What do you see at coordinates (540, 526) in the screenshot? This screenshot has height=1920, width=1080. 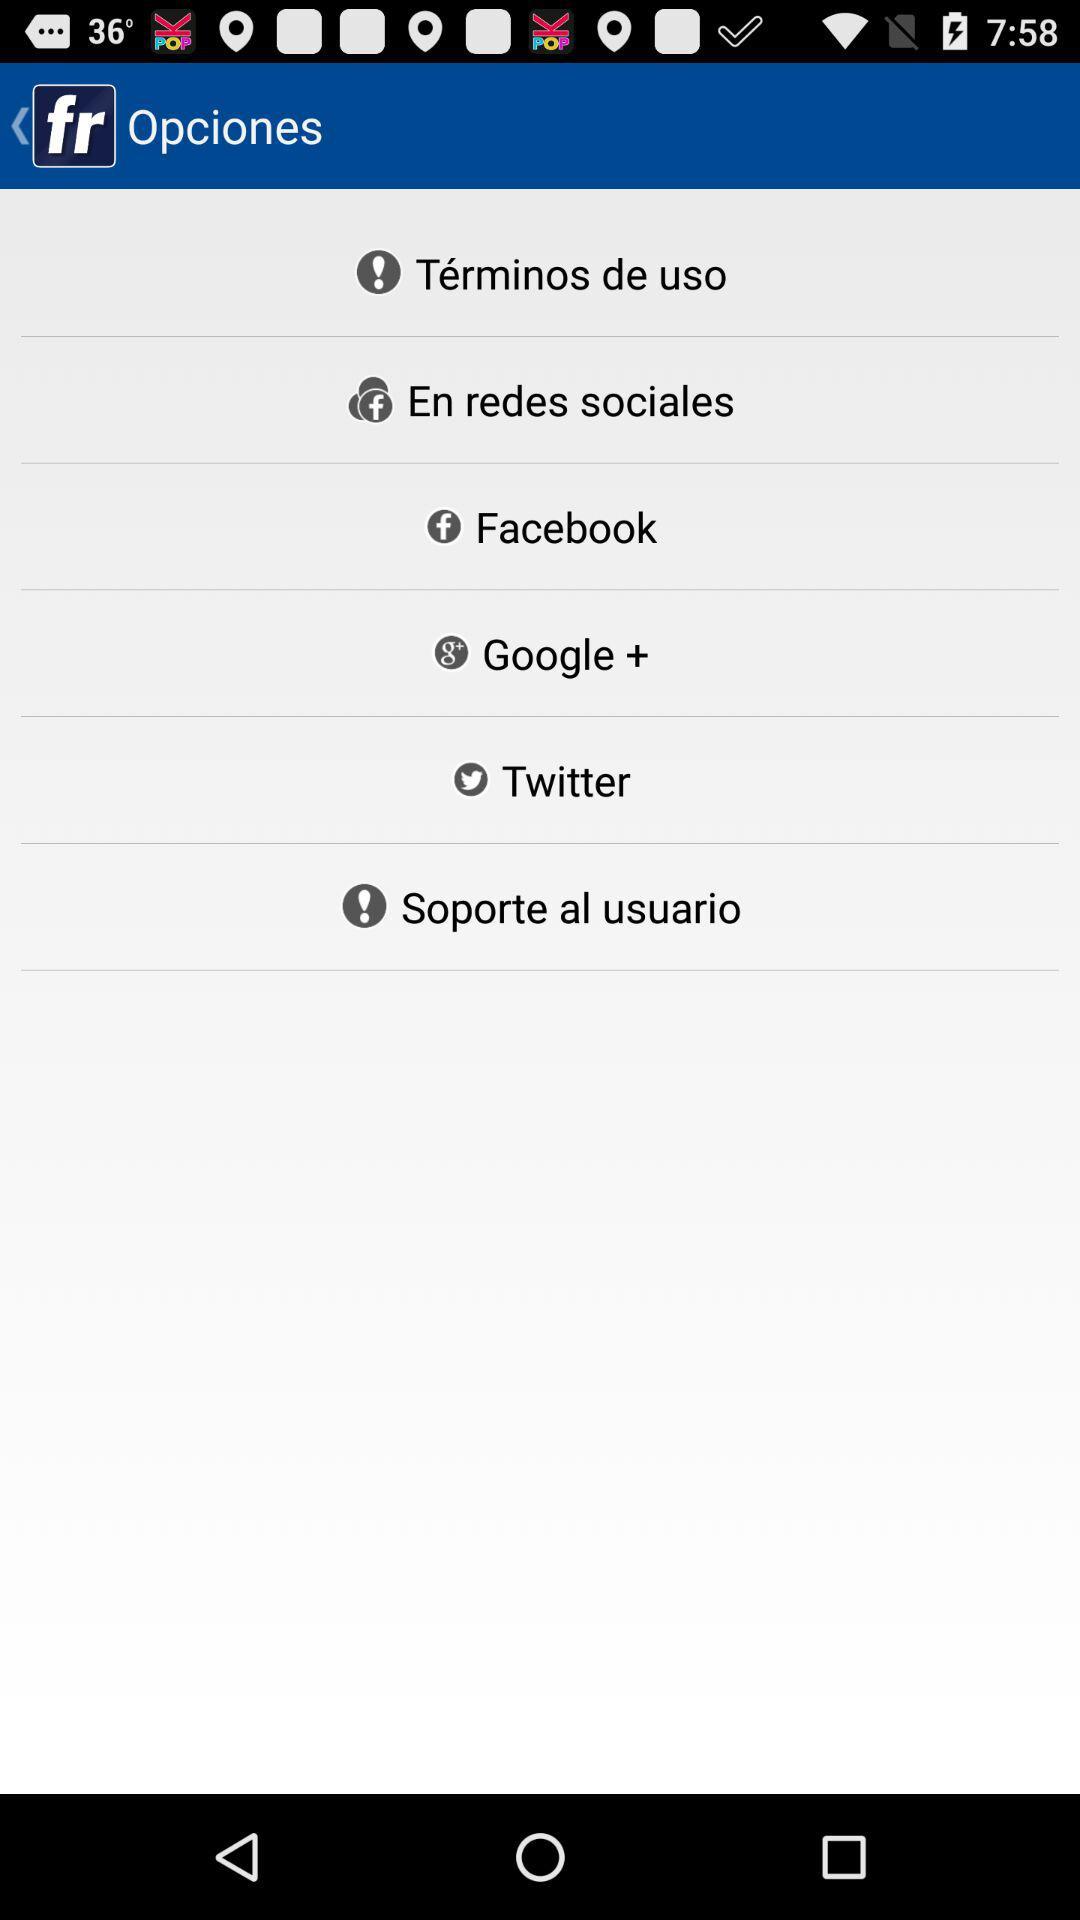 I see `the facebook icon` at bounding box center [540, 526].